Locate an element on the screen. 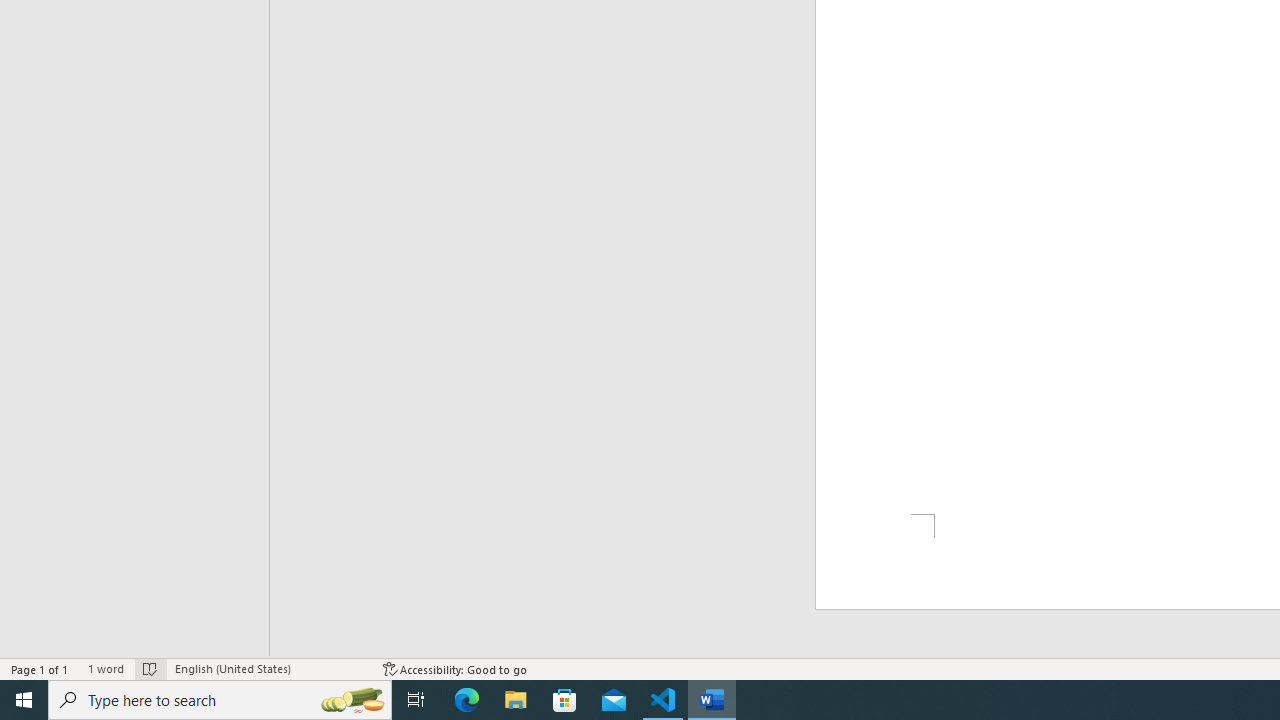 The width and height of the screenshot is (1280, 720). 'Spelling and Grammar Check No Errors' is located at coordinates (149, 669).